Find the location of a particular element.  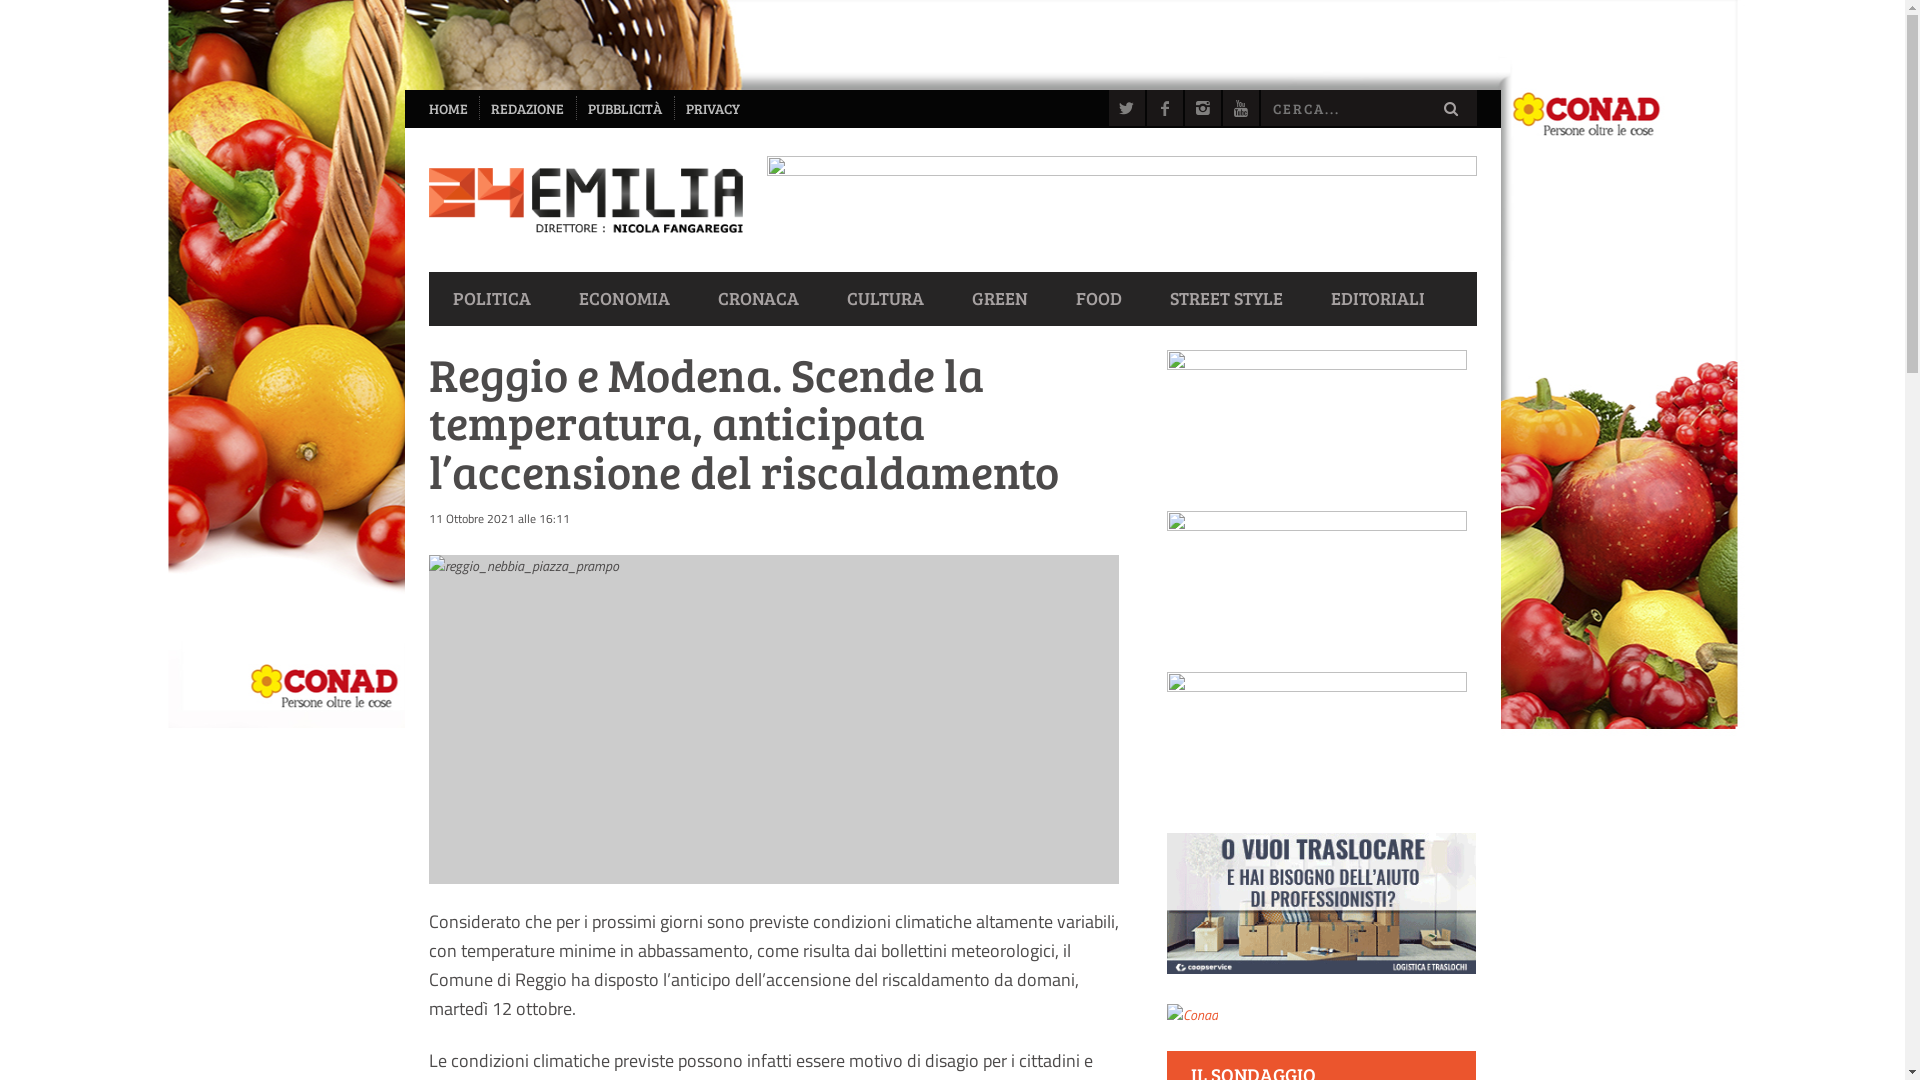

'CRONACA' is located at coordinates (757, 298).